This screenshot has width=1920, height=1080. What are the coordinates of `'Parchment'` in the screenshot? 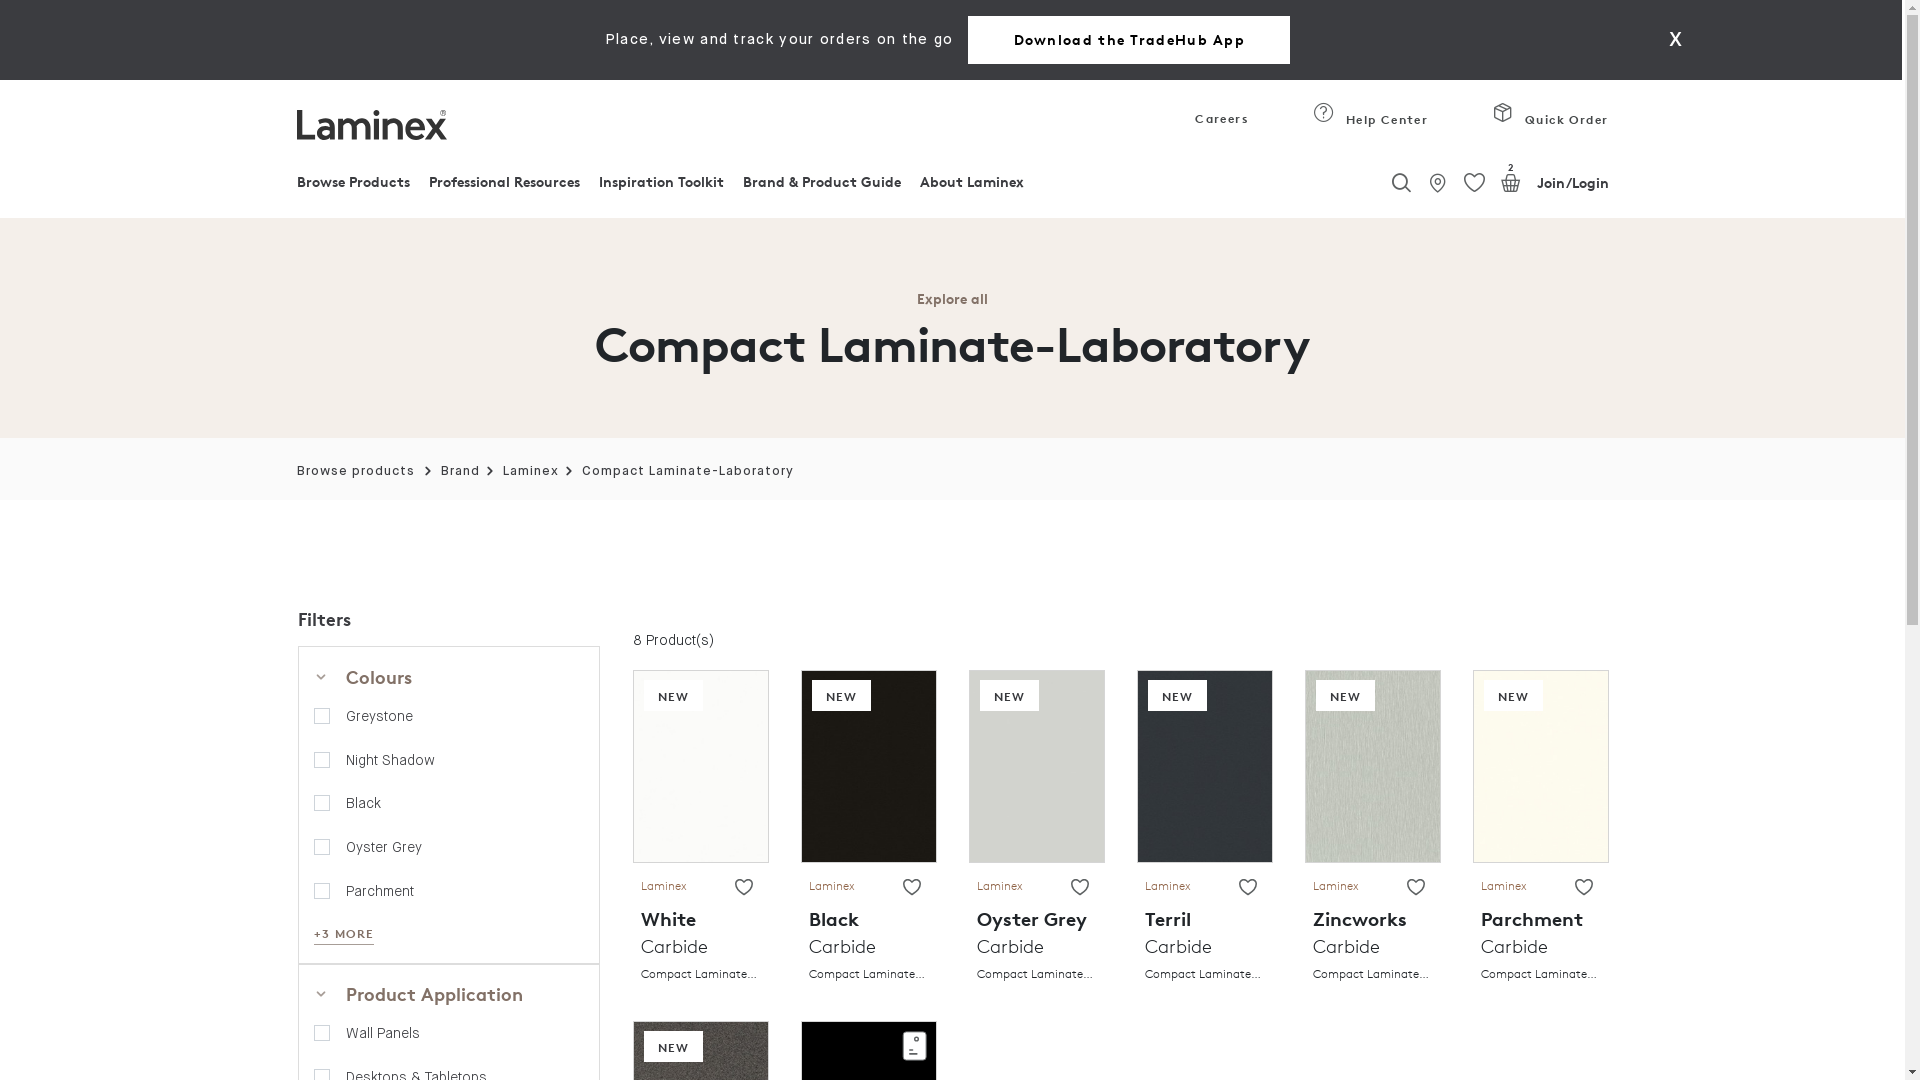 It's located at (1539, 764).